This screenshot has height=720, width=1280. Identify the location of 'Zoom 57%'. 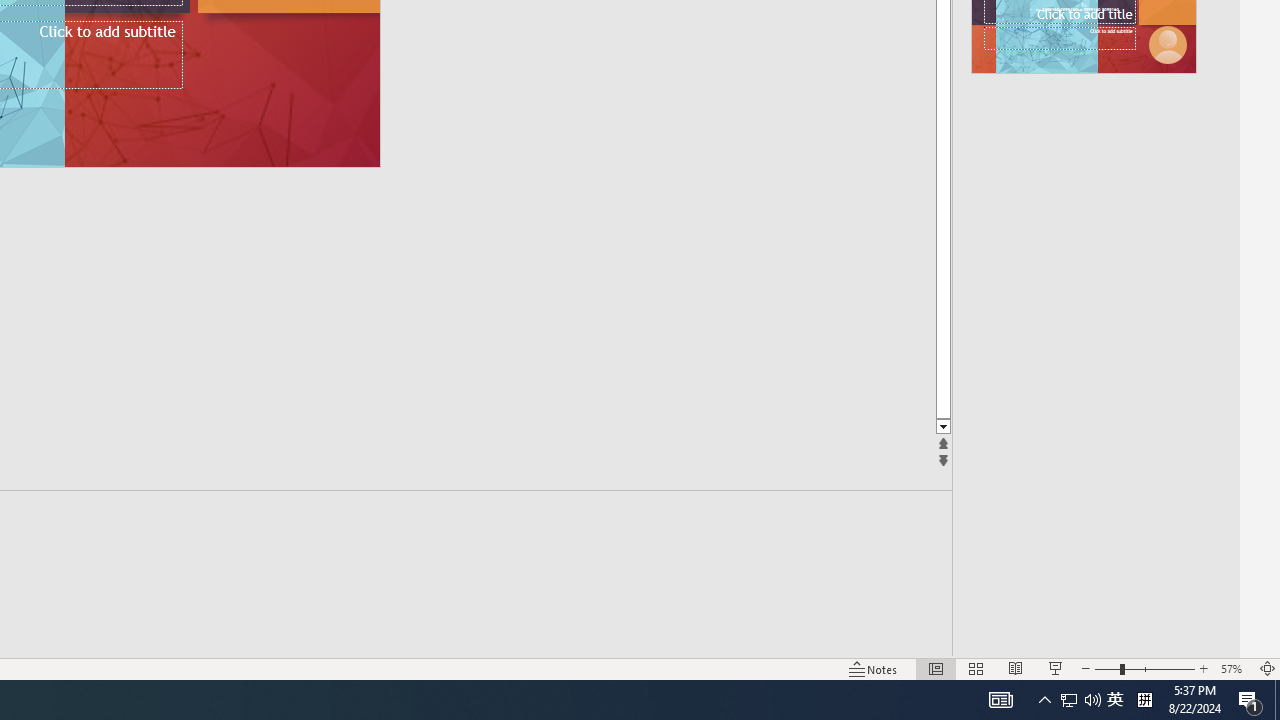
(1233, 669).